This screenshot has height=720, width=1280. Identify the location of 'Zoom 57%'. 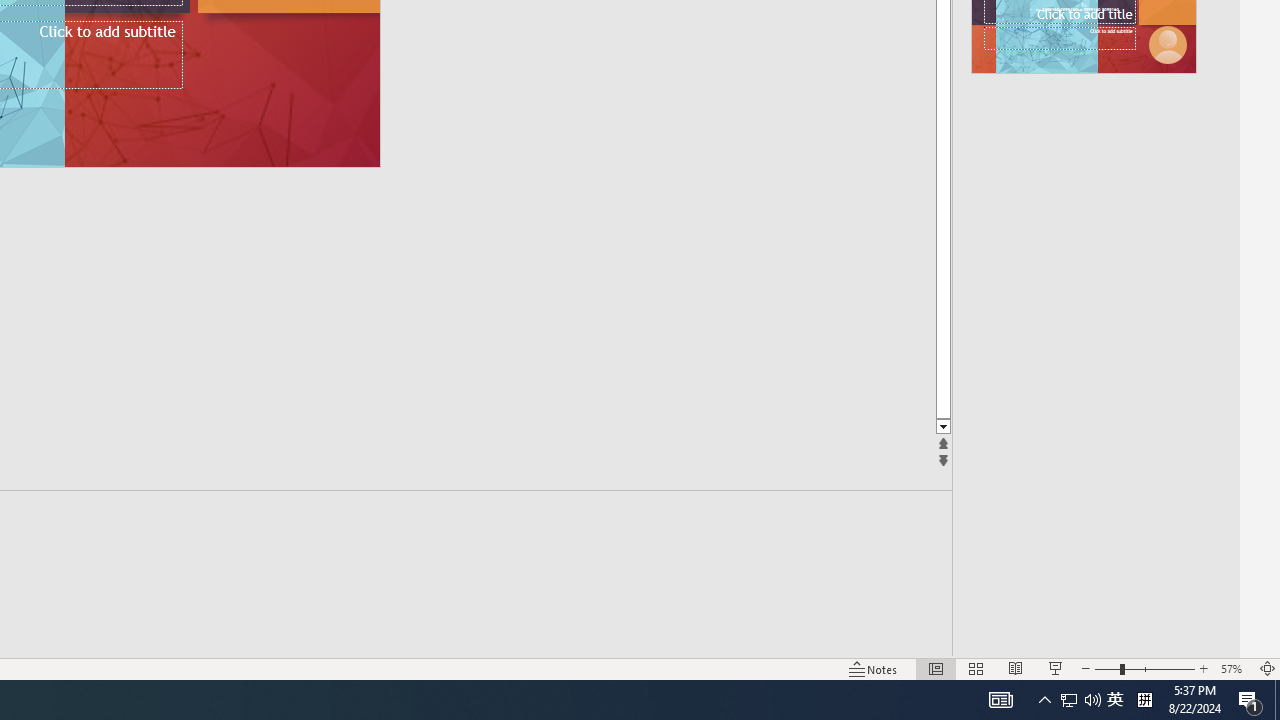
(1233, 669).